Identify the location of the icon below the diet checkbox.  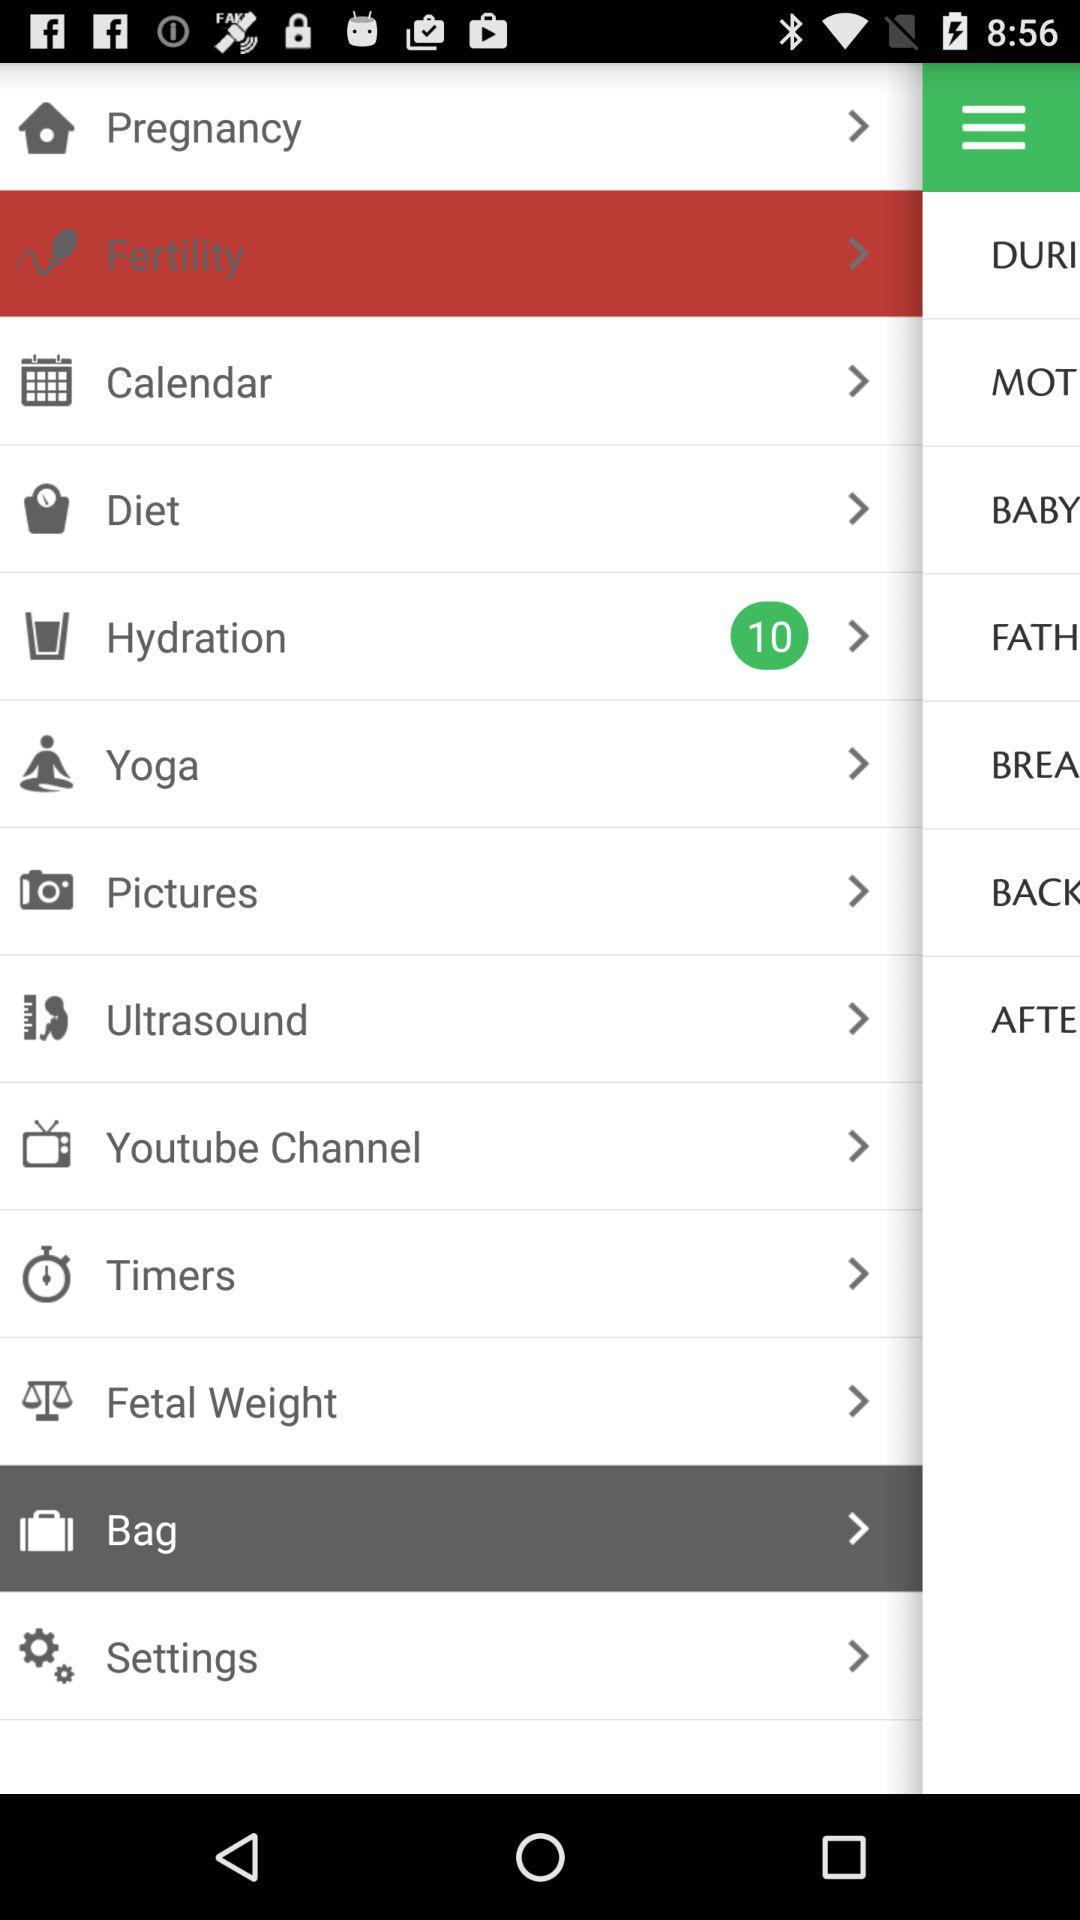
(417, 634).